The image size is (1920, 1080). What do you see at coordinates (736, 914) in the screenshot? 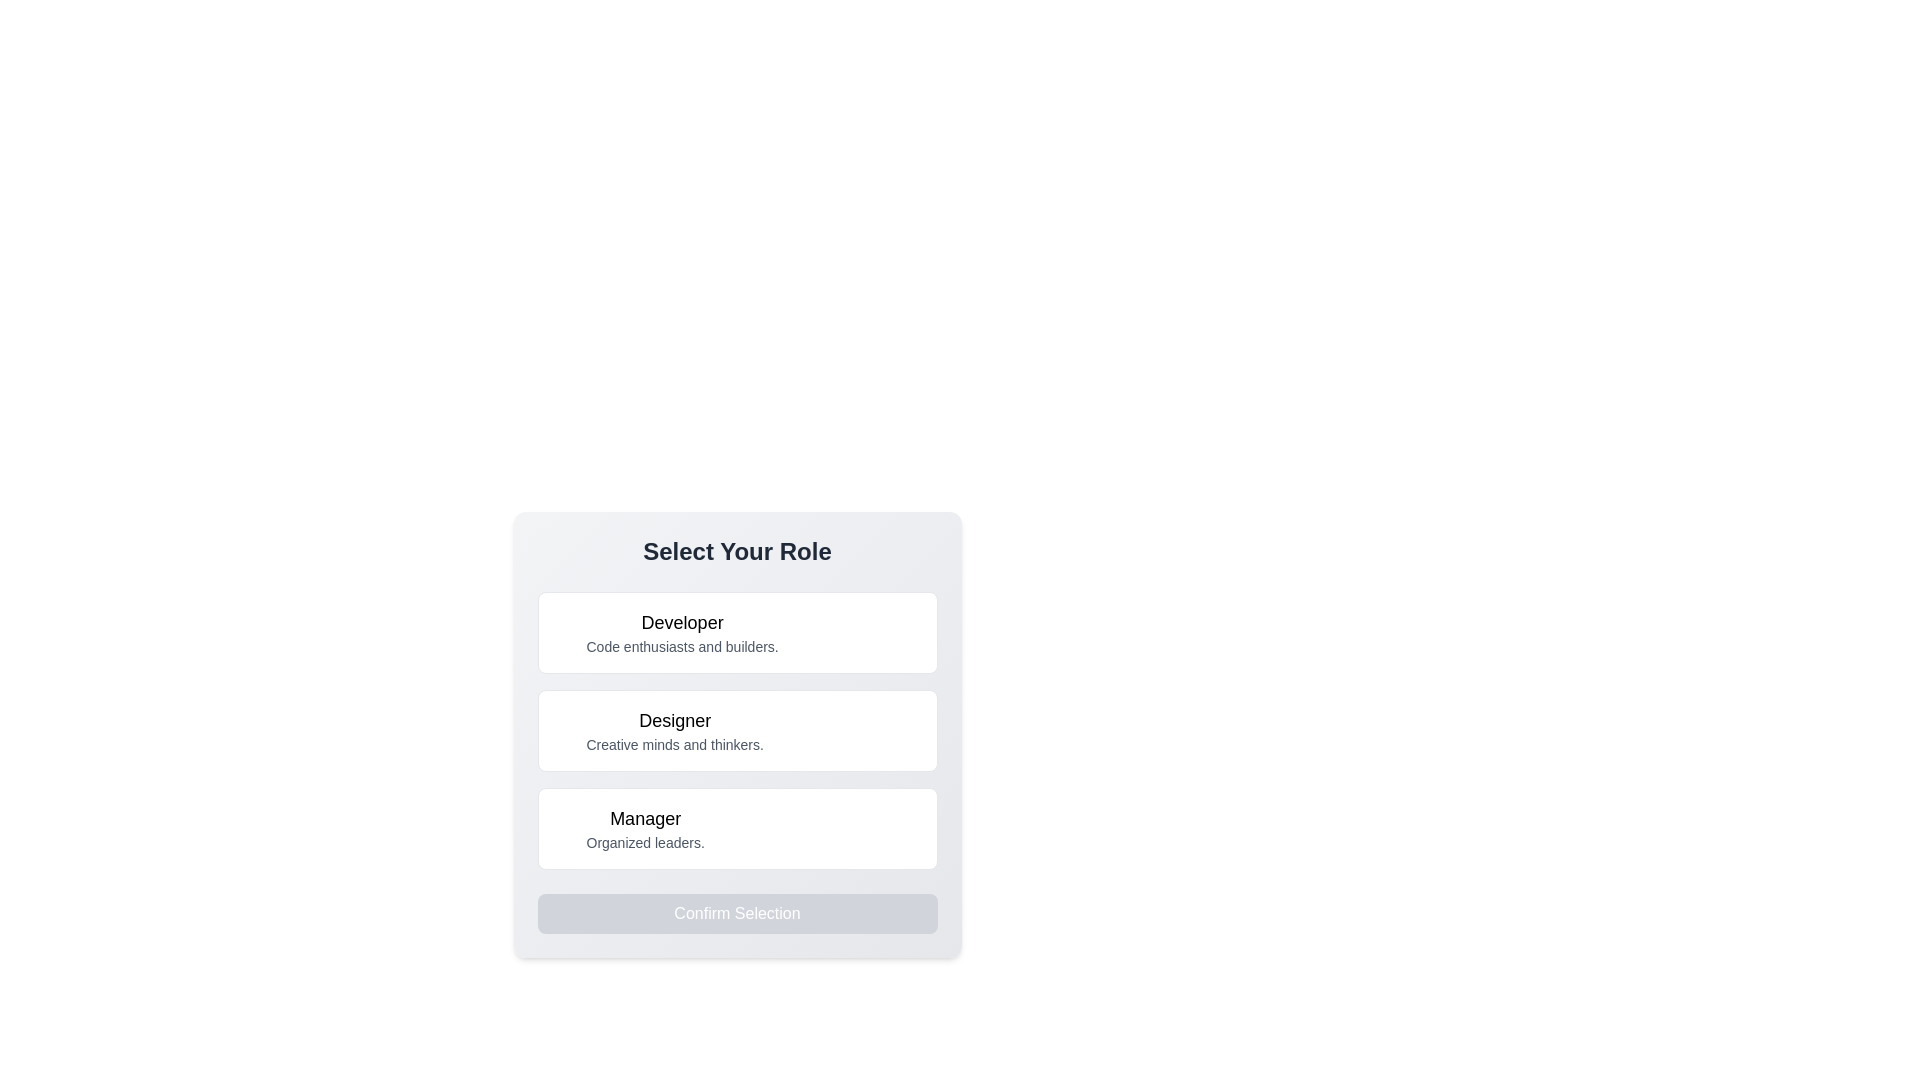
I see `the acceptance button located at the bottom of the form interface, just below the role options 'Developer', 'Designer', and 'Manager' to change its appearance, indicating interactivity` at bounding box center [736, 914].